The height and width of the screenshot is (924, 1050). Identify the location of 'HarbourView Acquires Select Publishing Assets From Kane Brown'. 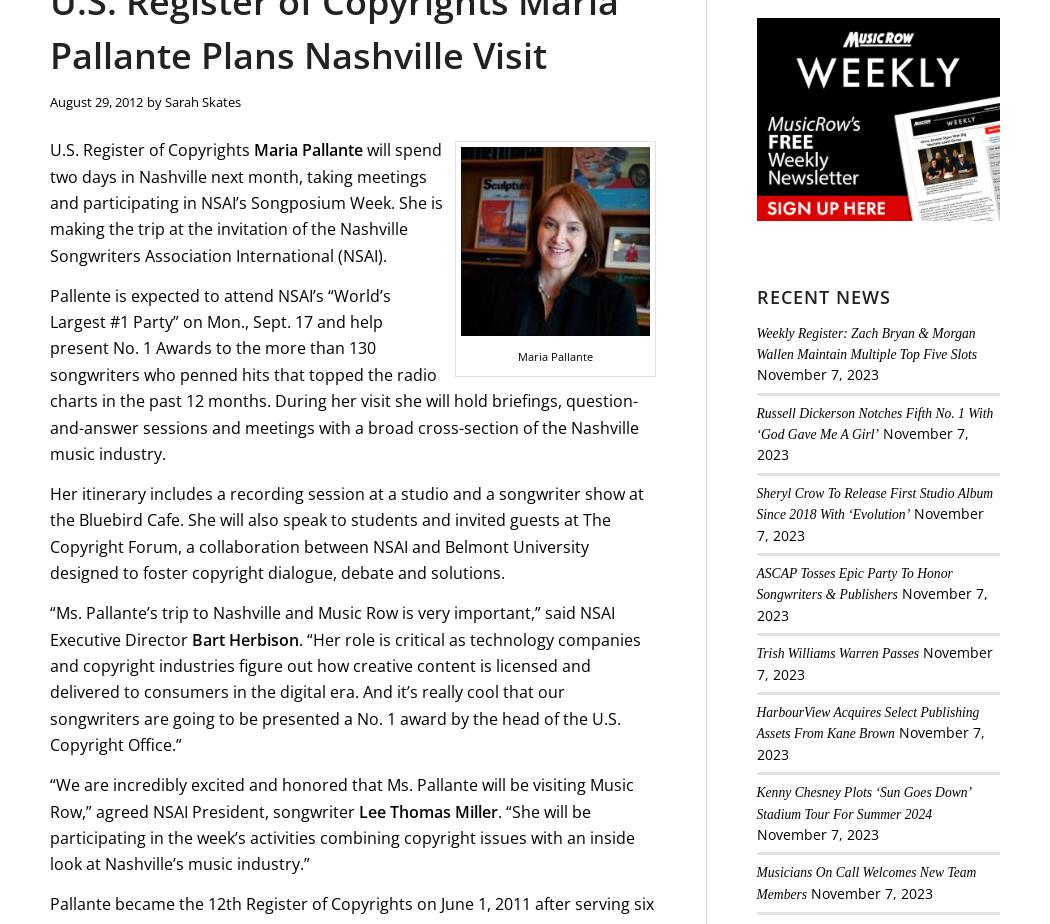
(756, 722).